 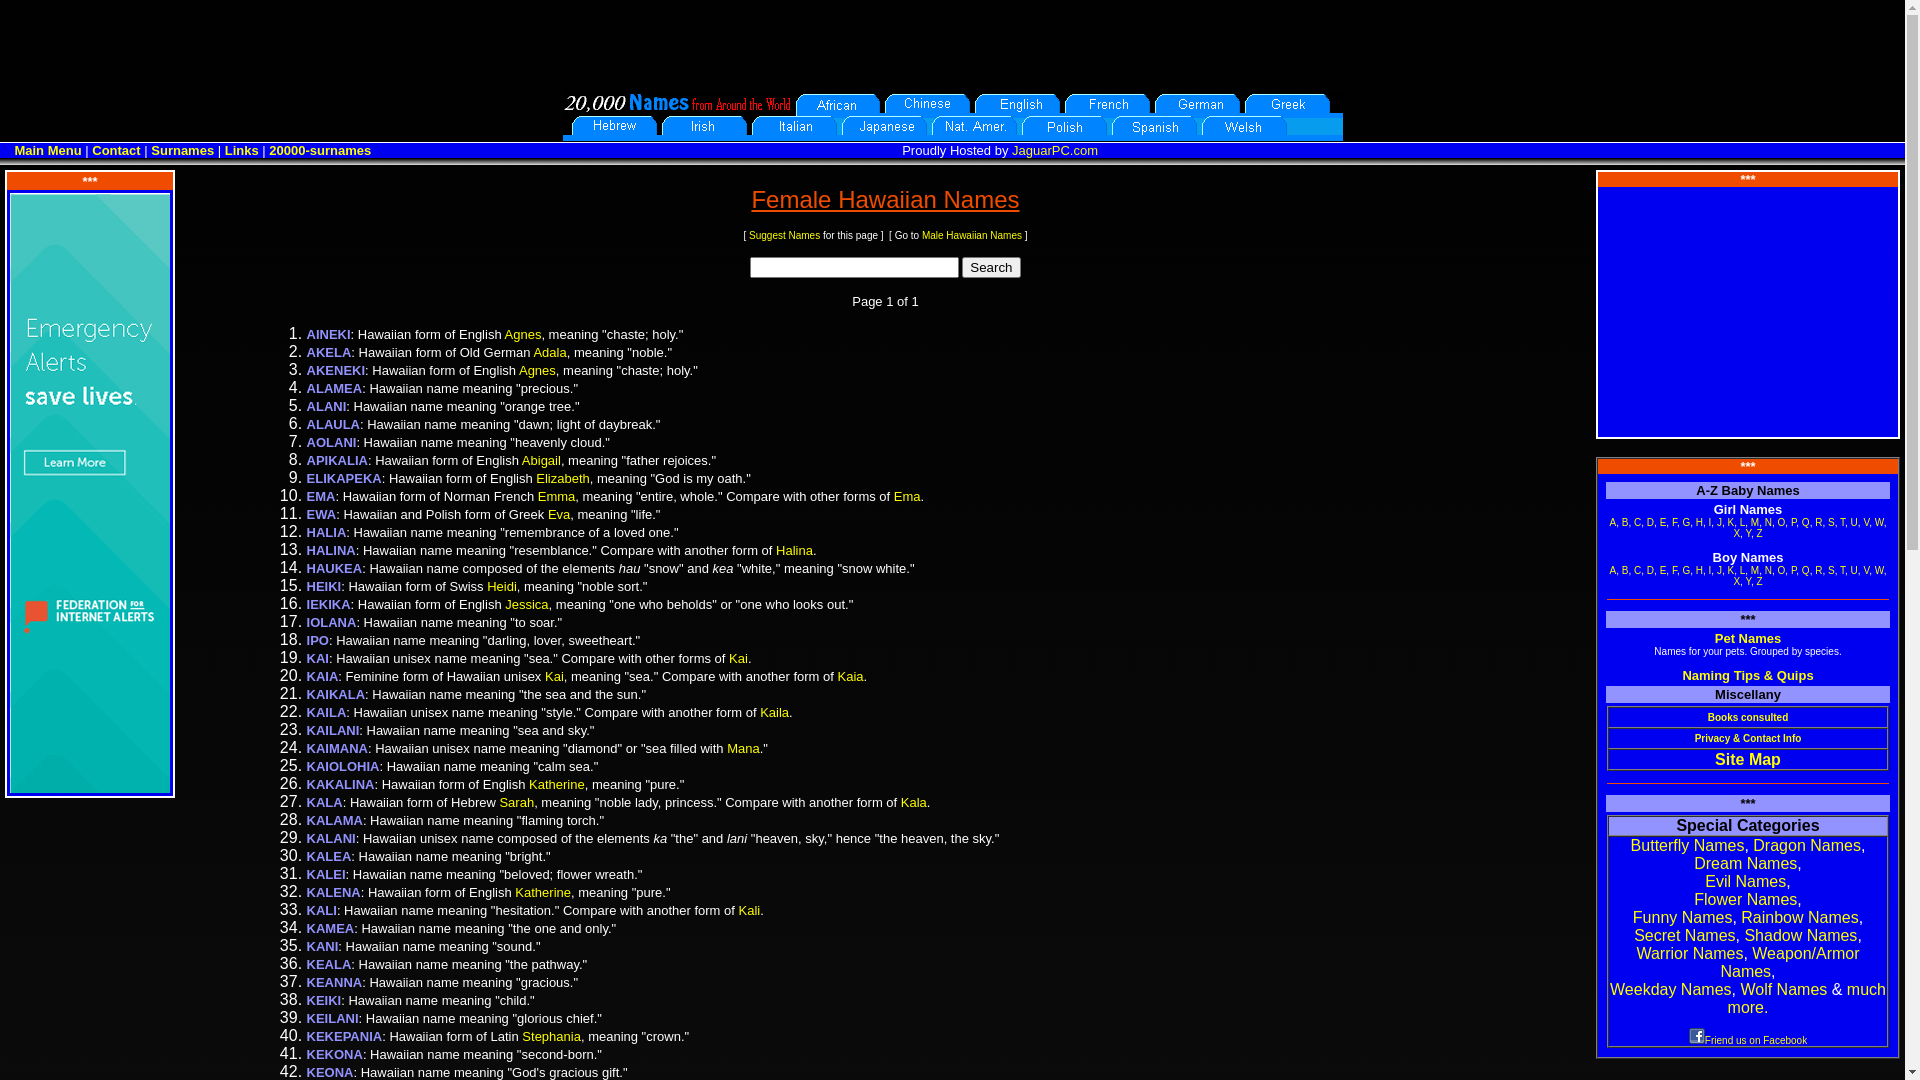 What do you see at coordinates (1841, 521) in the screenshot?
I see `'T'` at bounding box center [1841, 521].